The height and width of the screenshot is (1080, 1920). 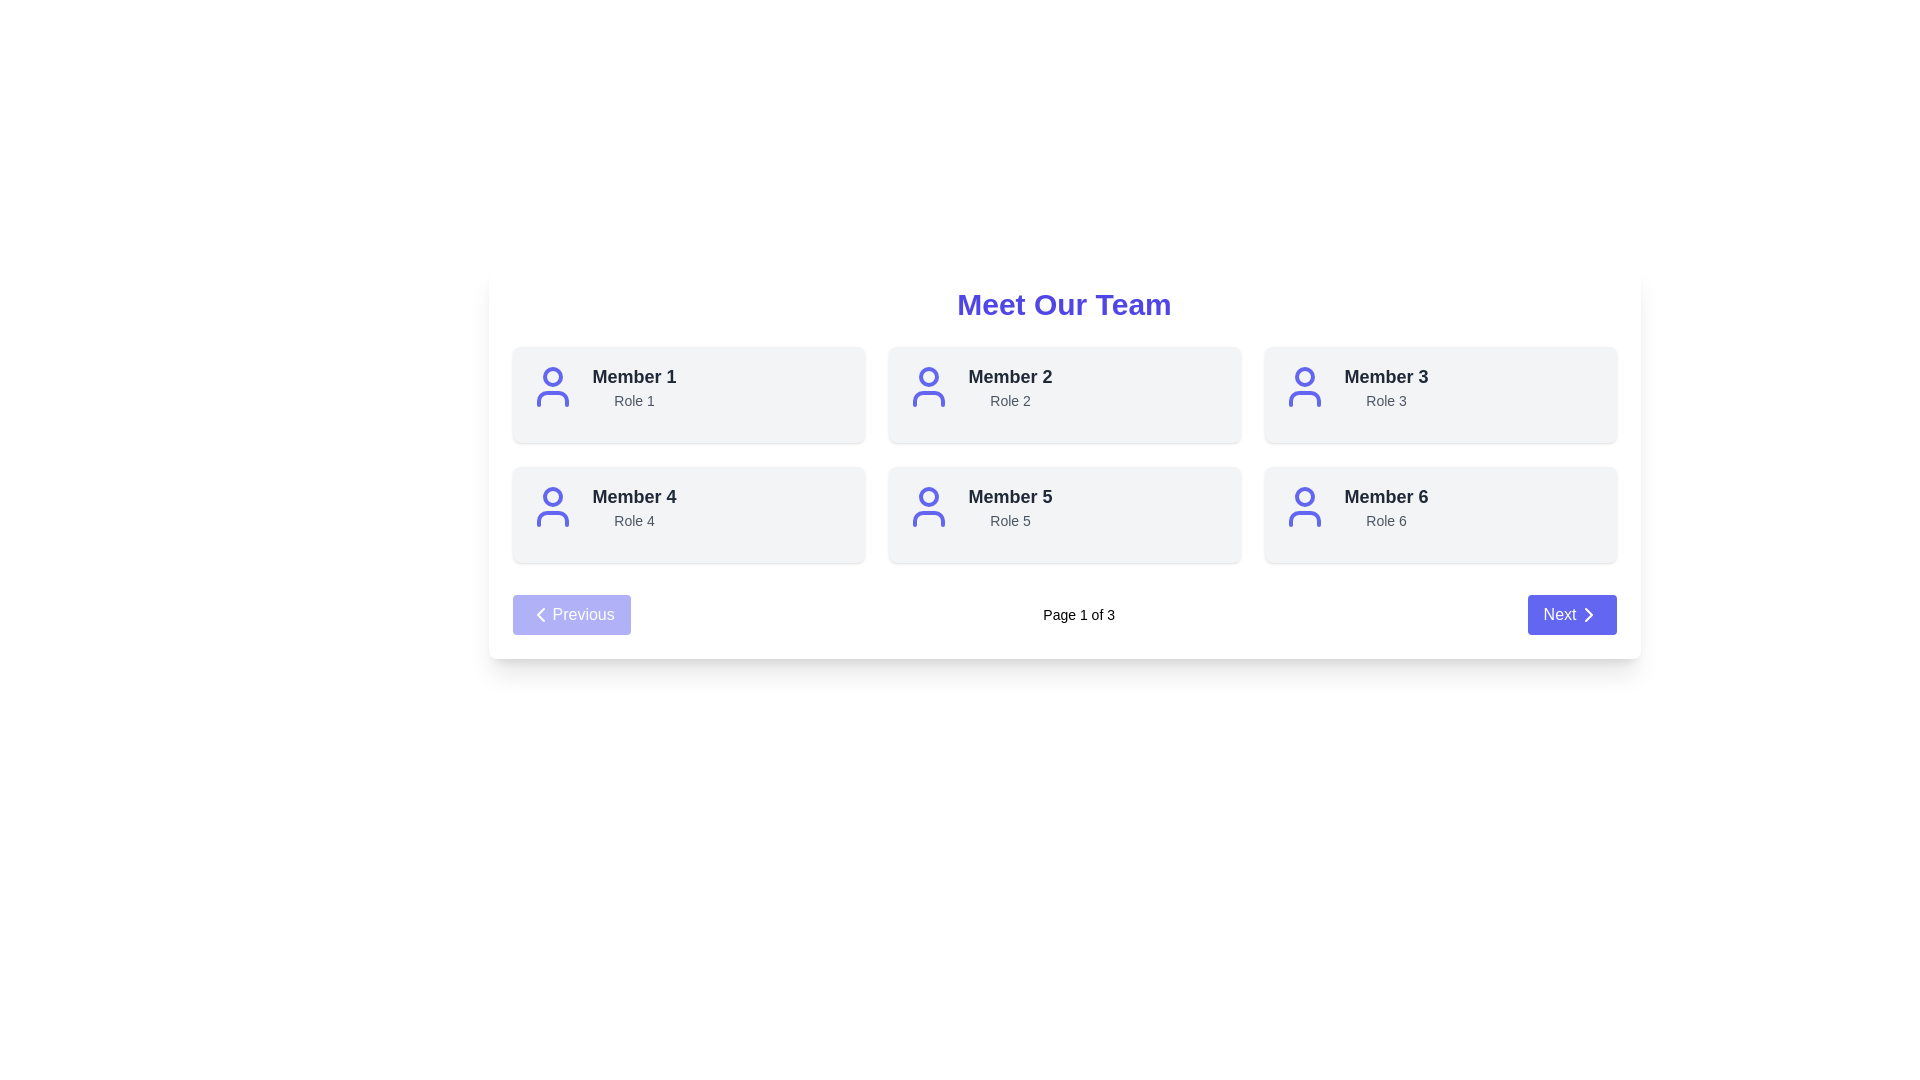 I want to click on the user icon representing 'Member 4' in the fourth card of the grid layout, located on the left side next to the textual details, so click(x=552, y=505).